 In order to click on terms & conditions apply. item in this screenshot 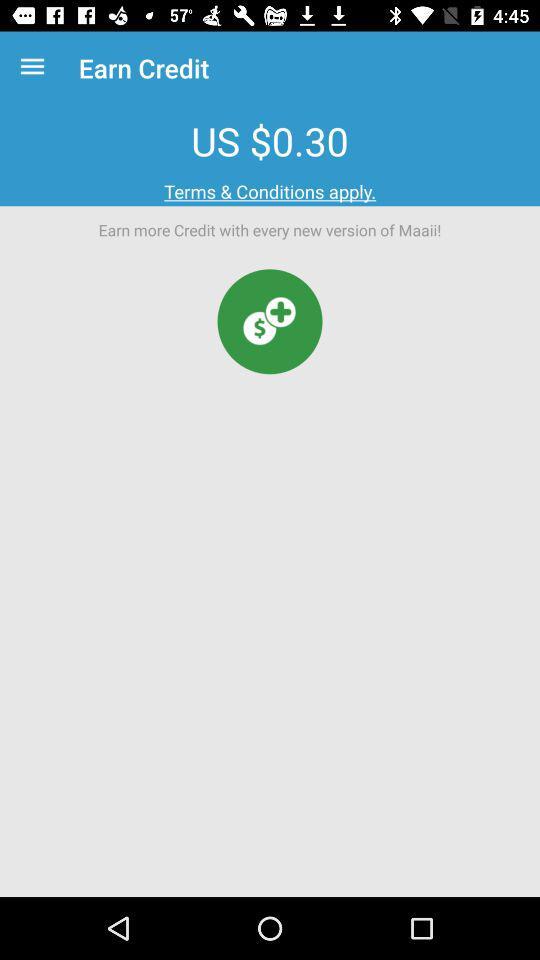, I will do `click(270, 191)`.